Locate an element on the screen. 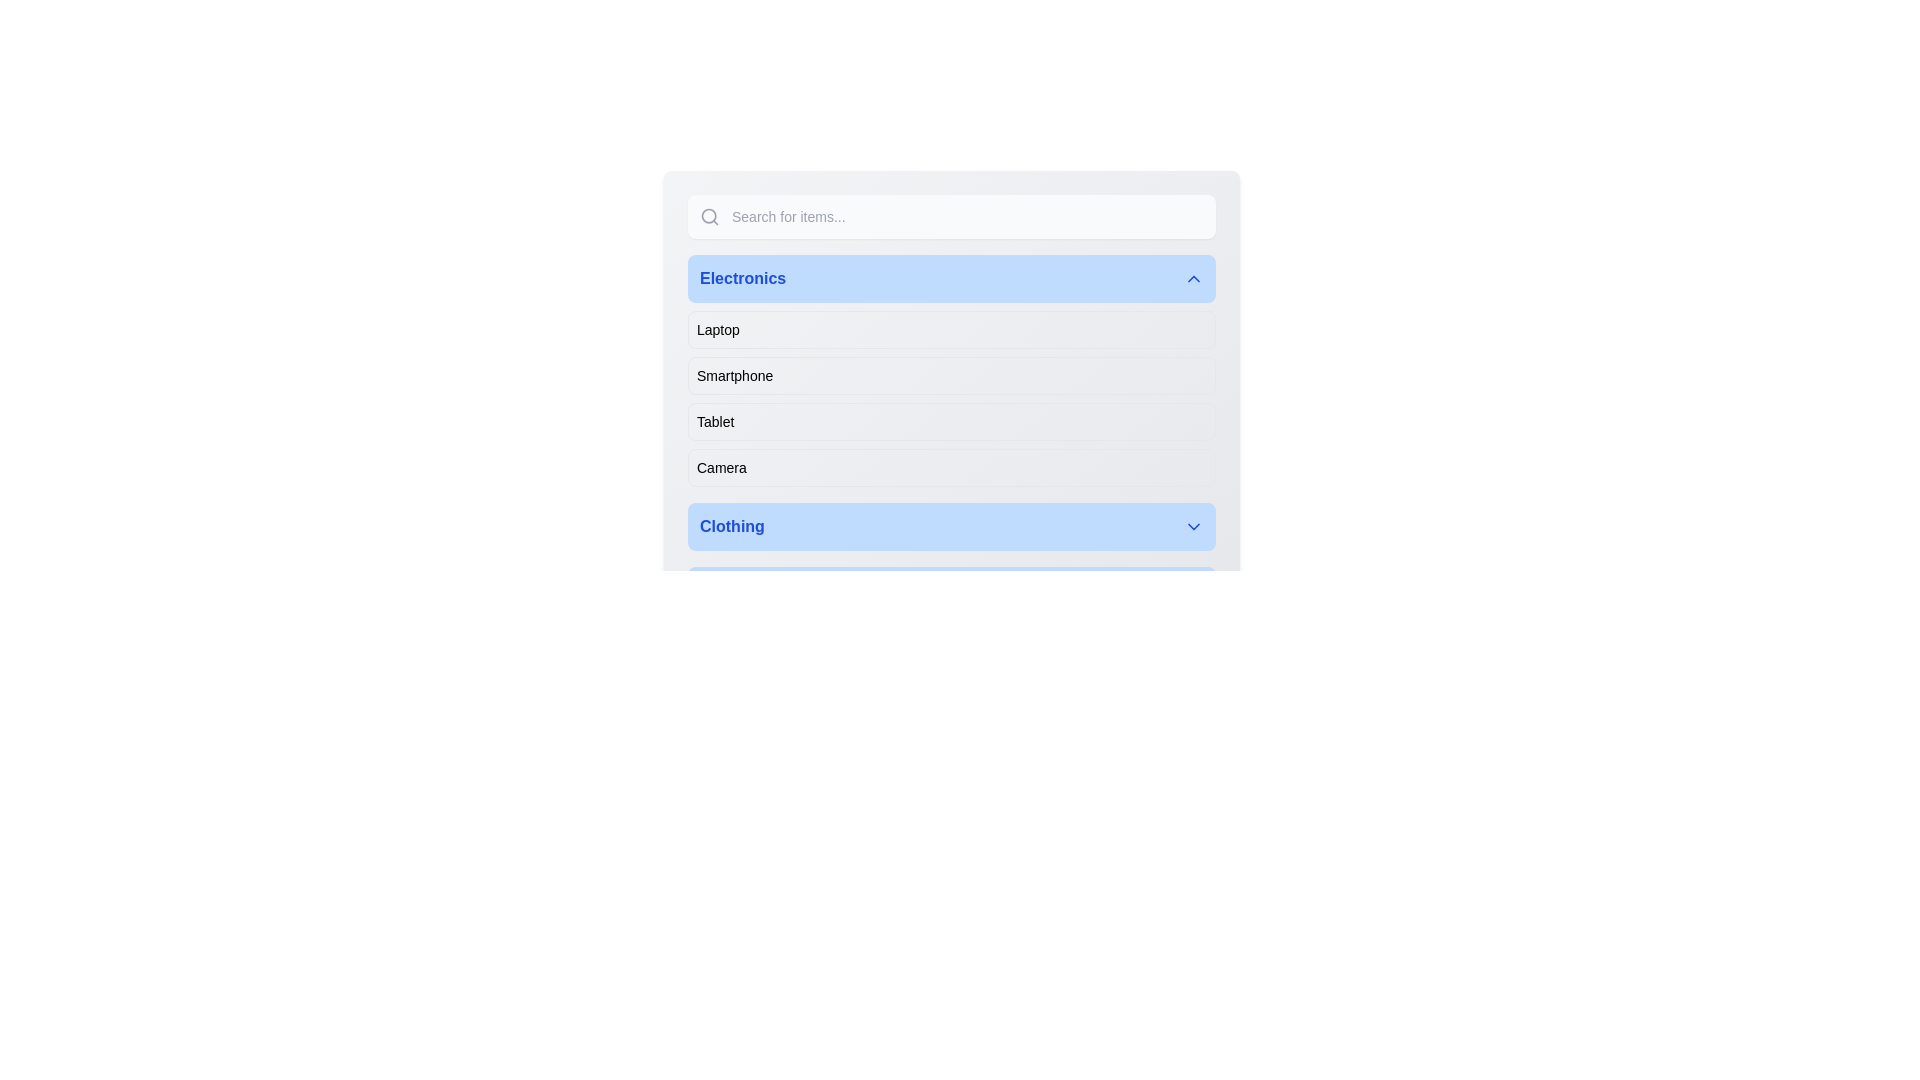 This screenshot has width=1920, height=1080. the first list item labeled 'Laptop' in the 'Electronics' section is located at coordinates (718, 329).